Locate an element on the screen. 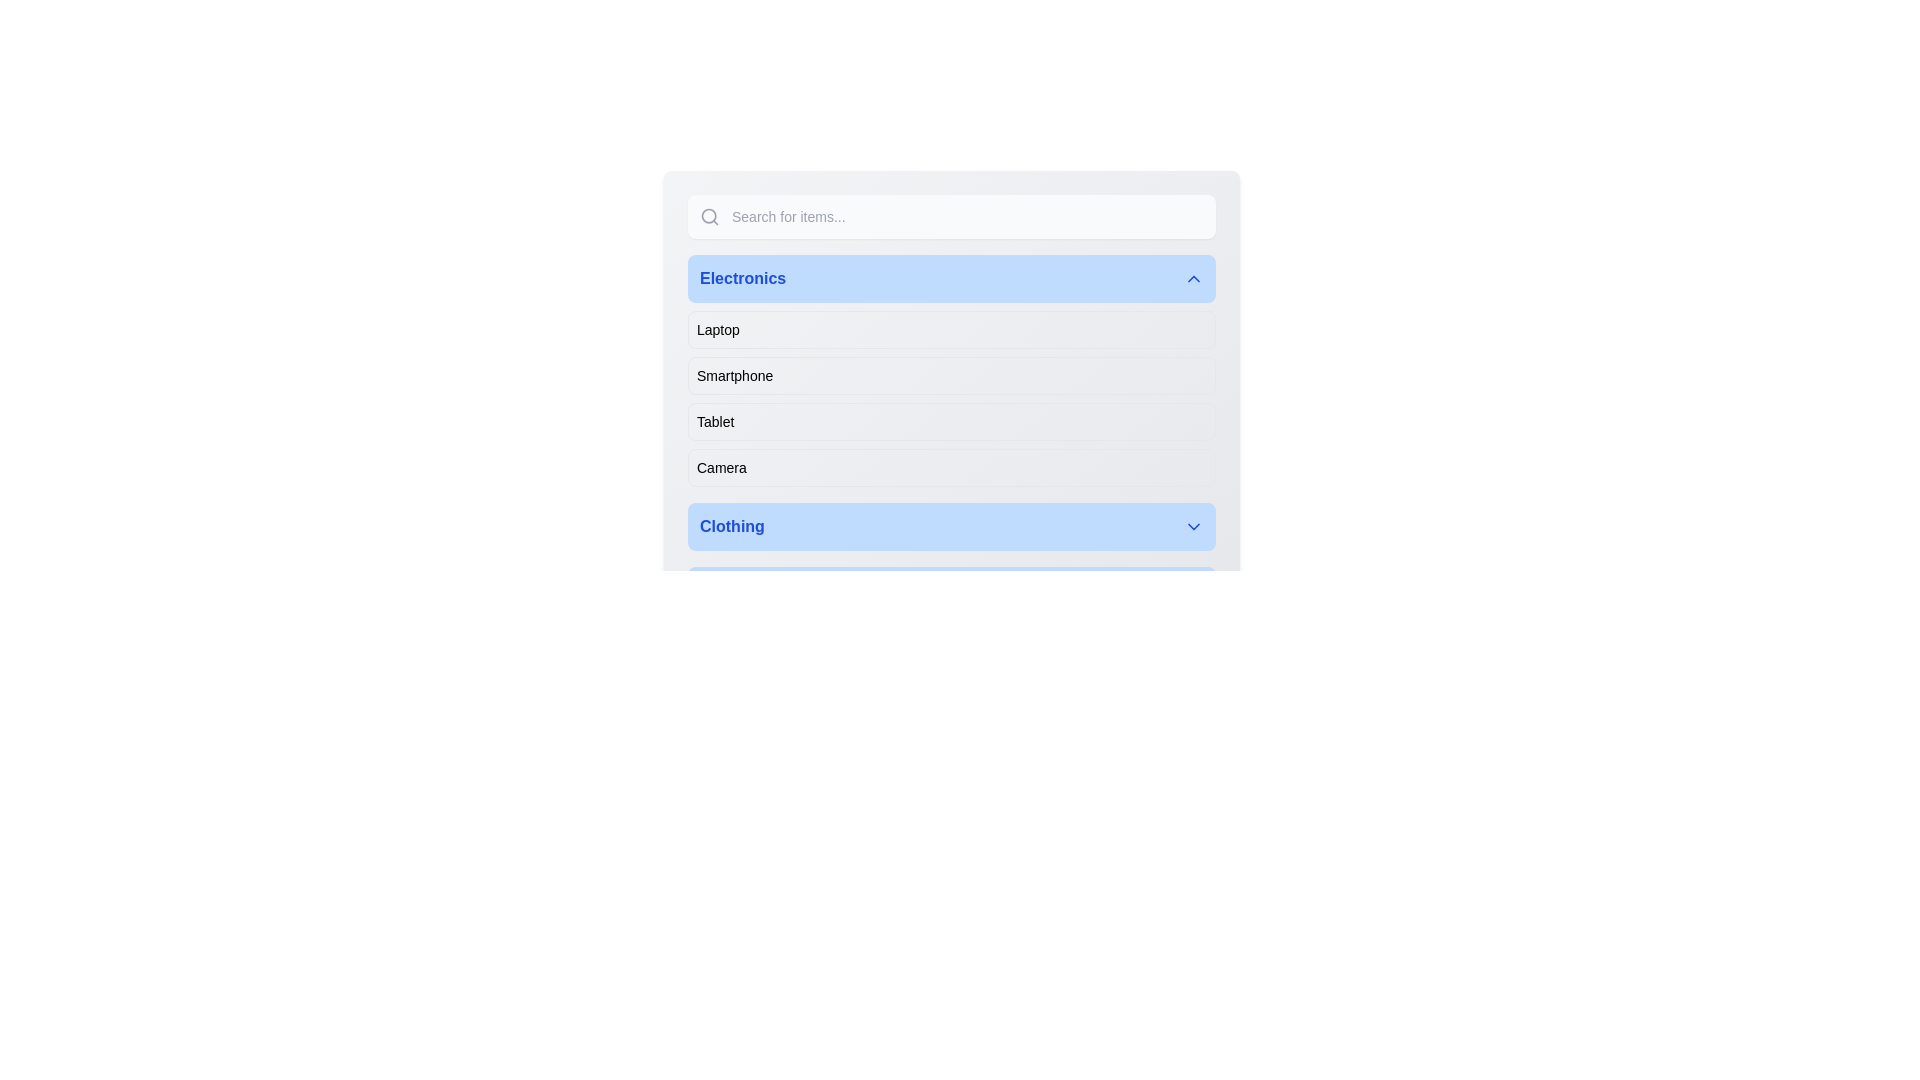 This screenshot has width=1920, height=1080. the first list item labeled 'Laptop' in the 'Electronics' section is located at coordinates (718, 329).